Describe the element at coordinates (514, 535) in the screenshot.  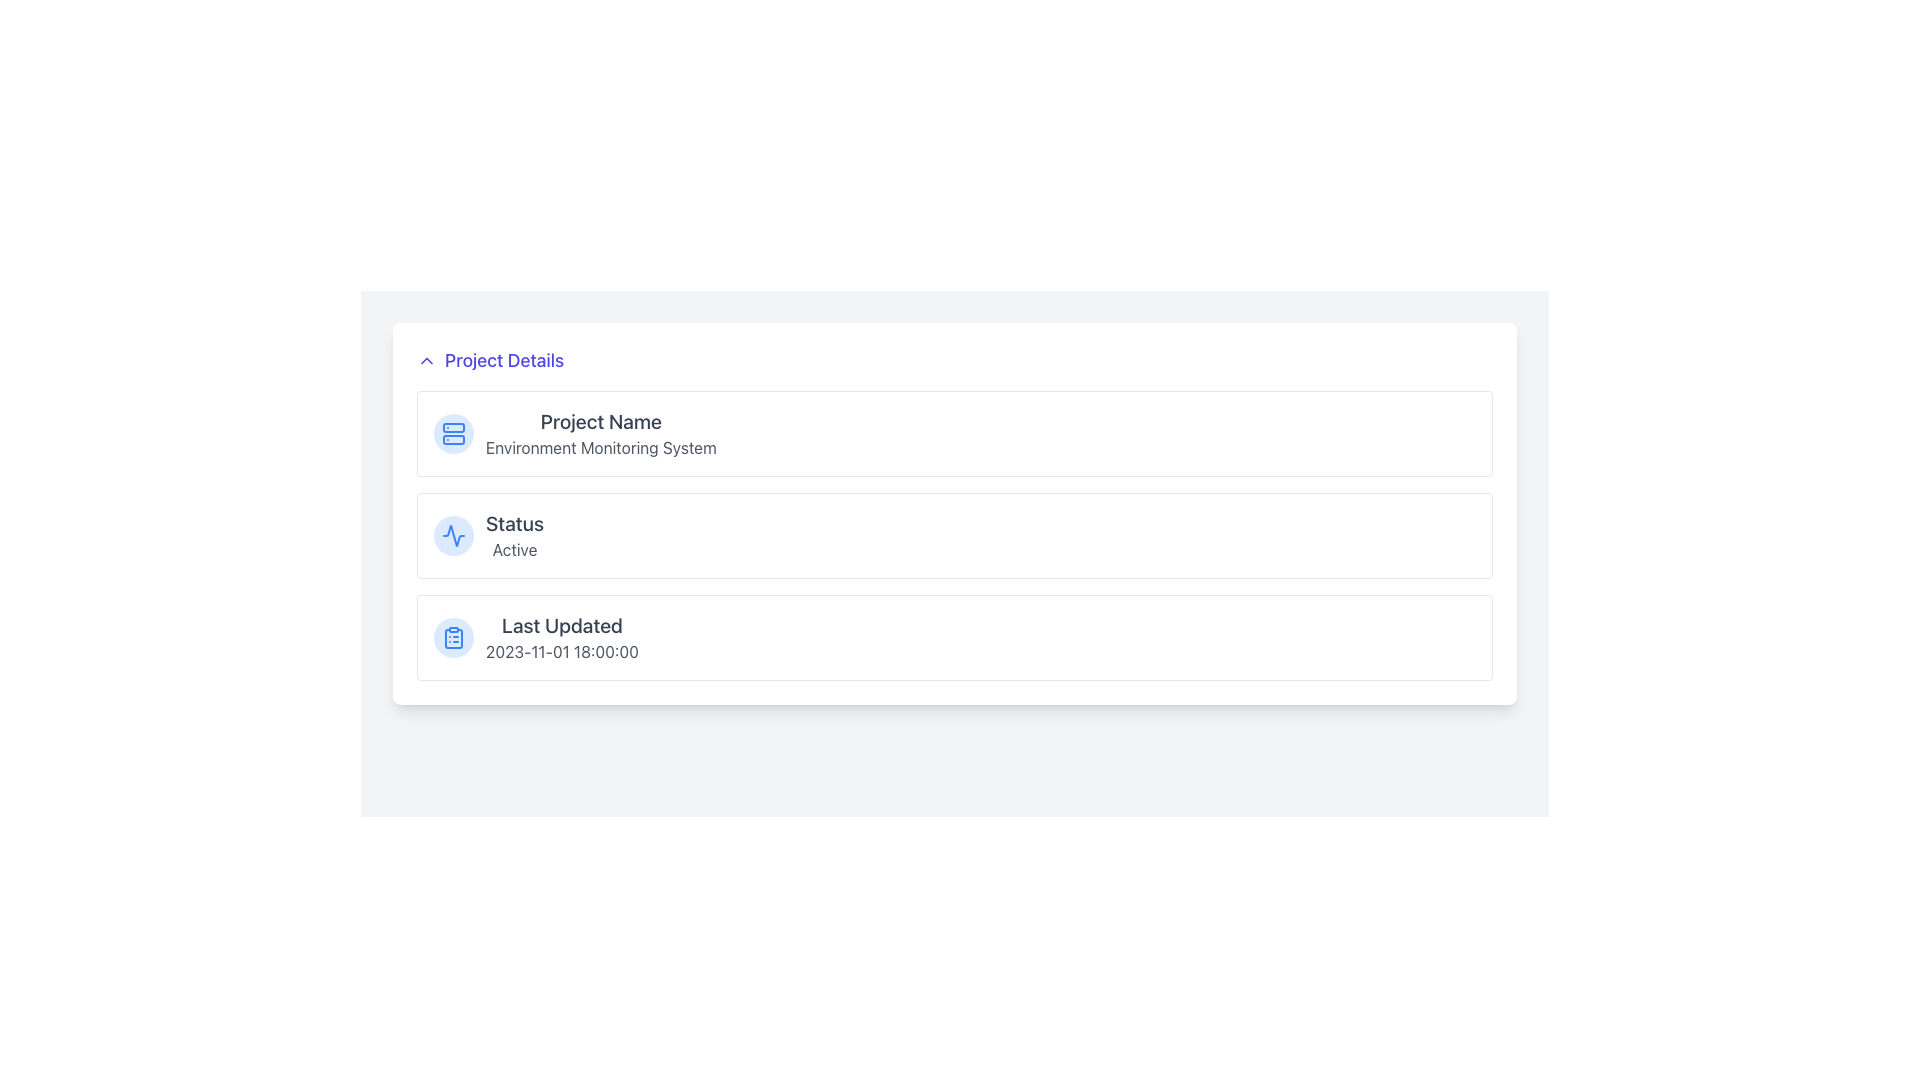
I see `text label indicating the current operational state ('Active') of the project, located in the second card under the 'Project Details' section, to the right of a circular icon with a line chart design` at that location.